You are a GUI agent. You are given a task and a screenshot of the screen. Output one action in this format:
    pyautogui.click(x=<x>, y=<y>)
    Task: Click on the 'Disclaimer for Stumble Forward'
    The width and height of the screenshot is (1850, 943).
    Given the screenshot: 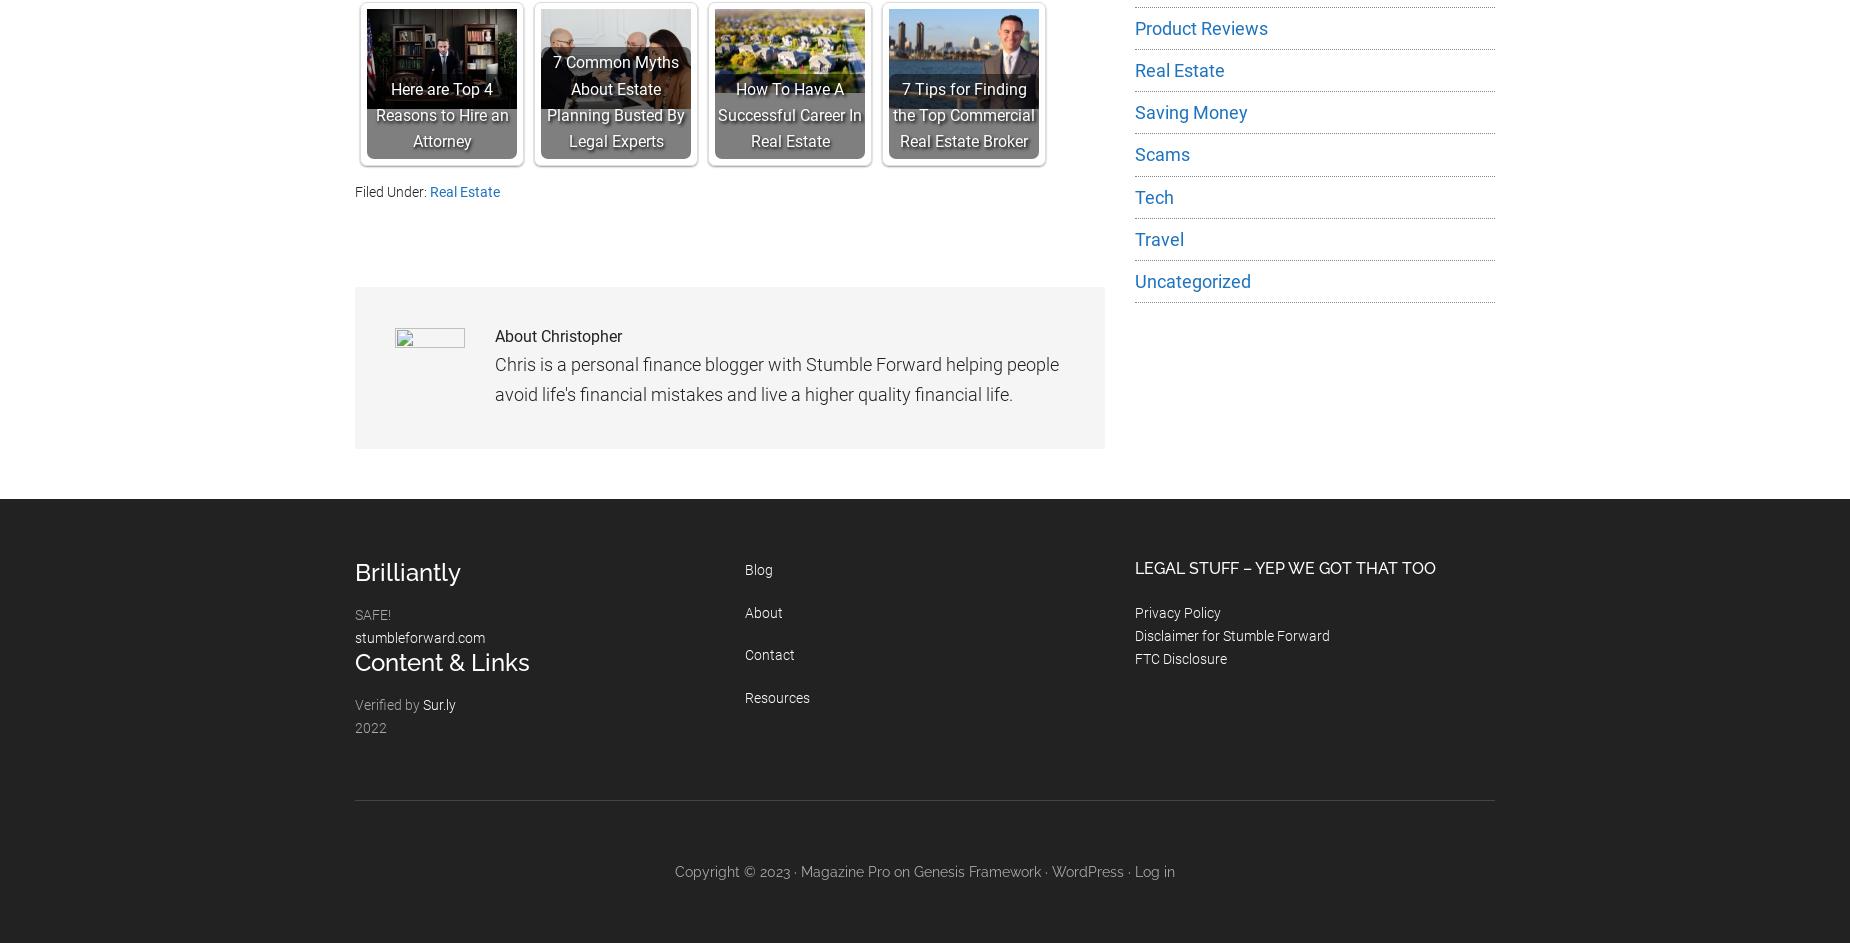 What is the action you would take?
    pyautogui.click(x=1133, y=635)
    